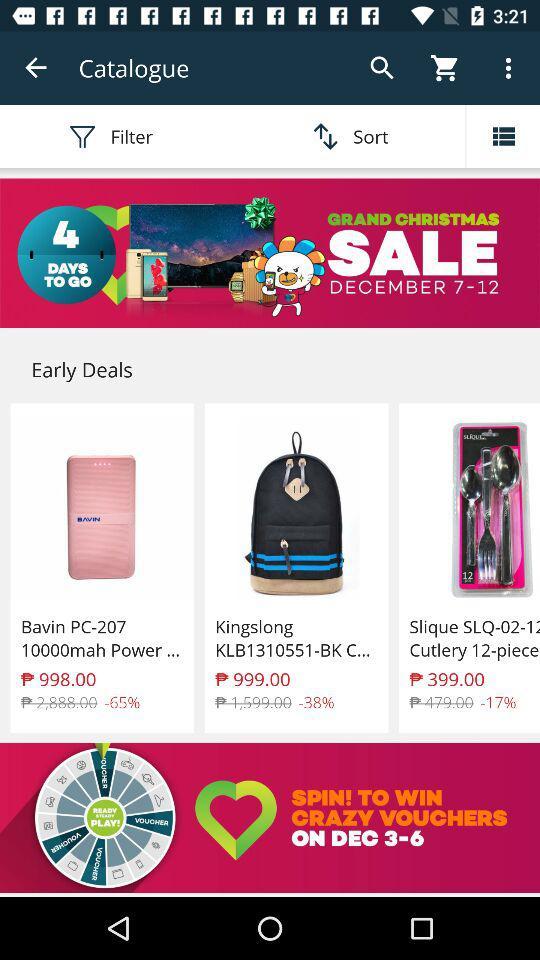 This screenshot has height=960, width=540. What do you see at coordinates (502, 135) in the screenshot?
I see `the list icon` at bounding box center [502, 135].